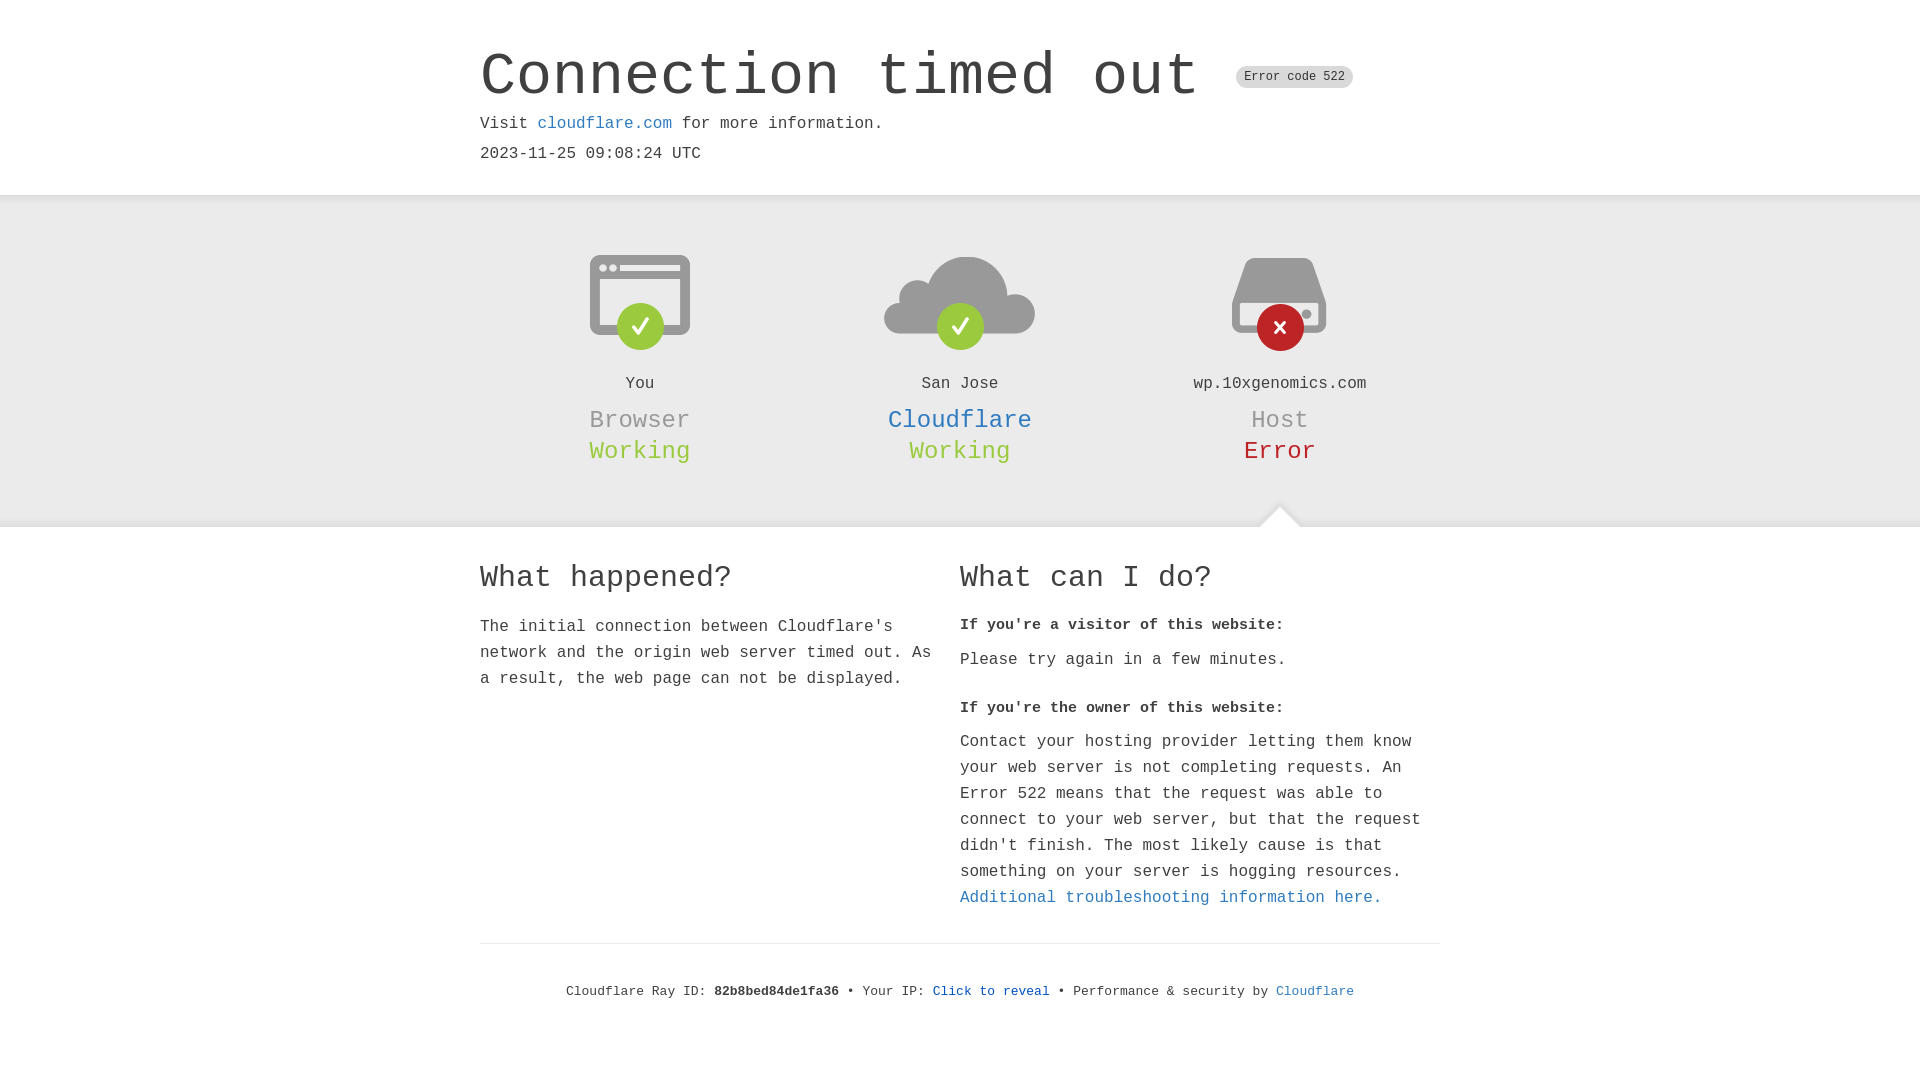  Describe the element at coordinates (960, 419) in the screenshot. I see `'Cloudflare'` at that location.